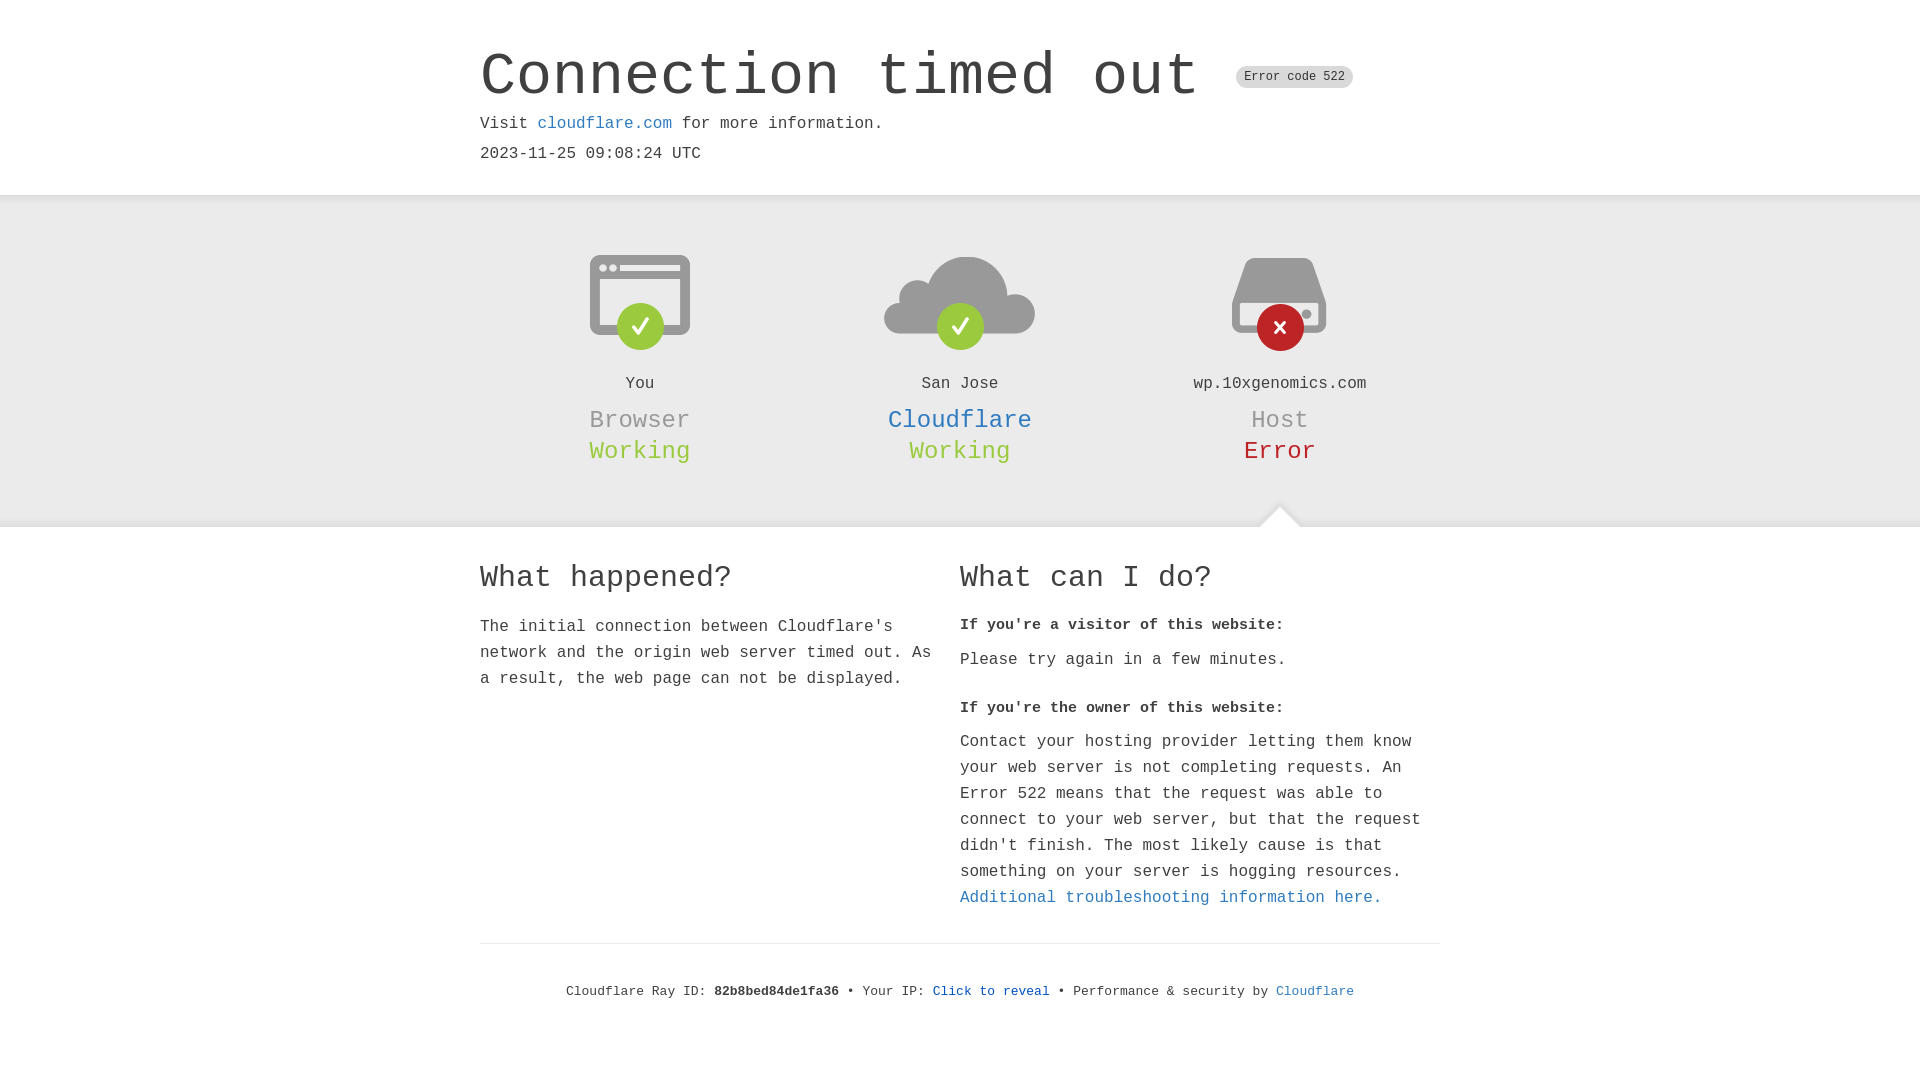  Describe the element at coordinates (960, 419) in the screenshot. I see `'Cloudflare'` at that location.